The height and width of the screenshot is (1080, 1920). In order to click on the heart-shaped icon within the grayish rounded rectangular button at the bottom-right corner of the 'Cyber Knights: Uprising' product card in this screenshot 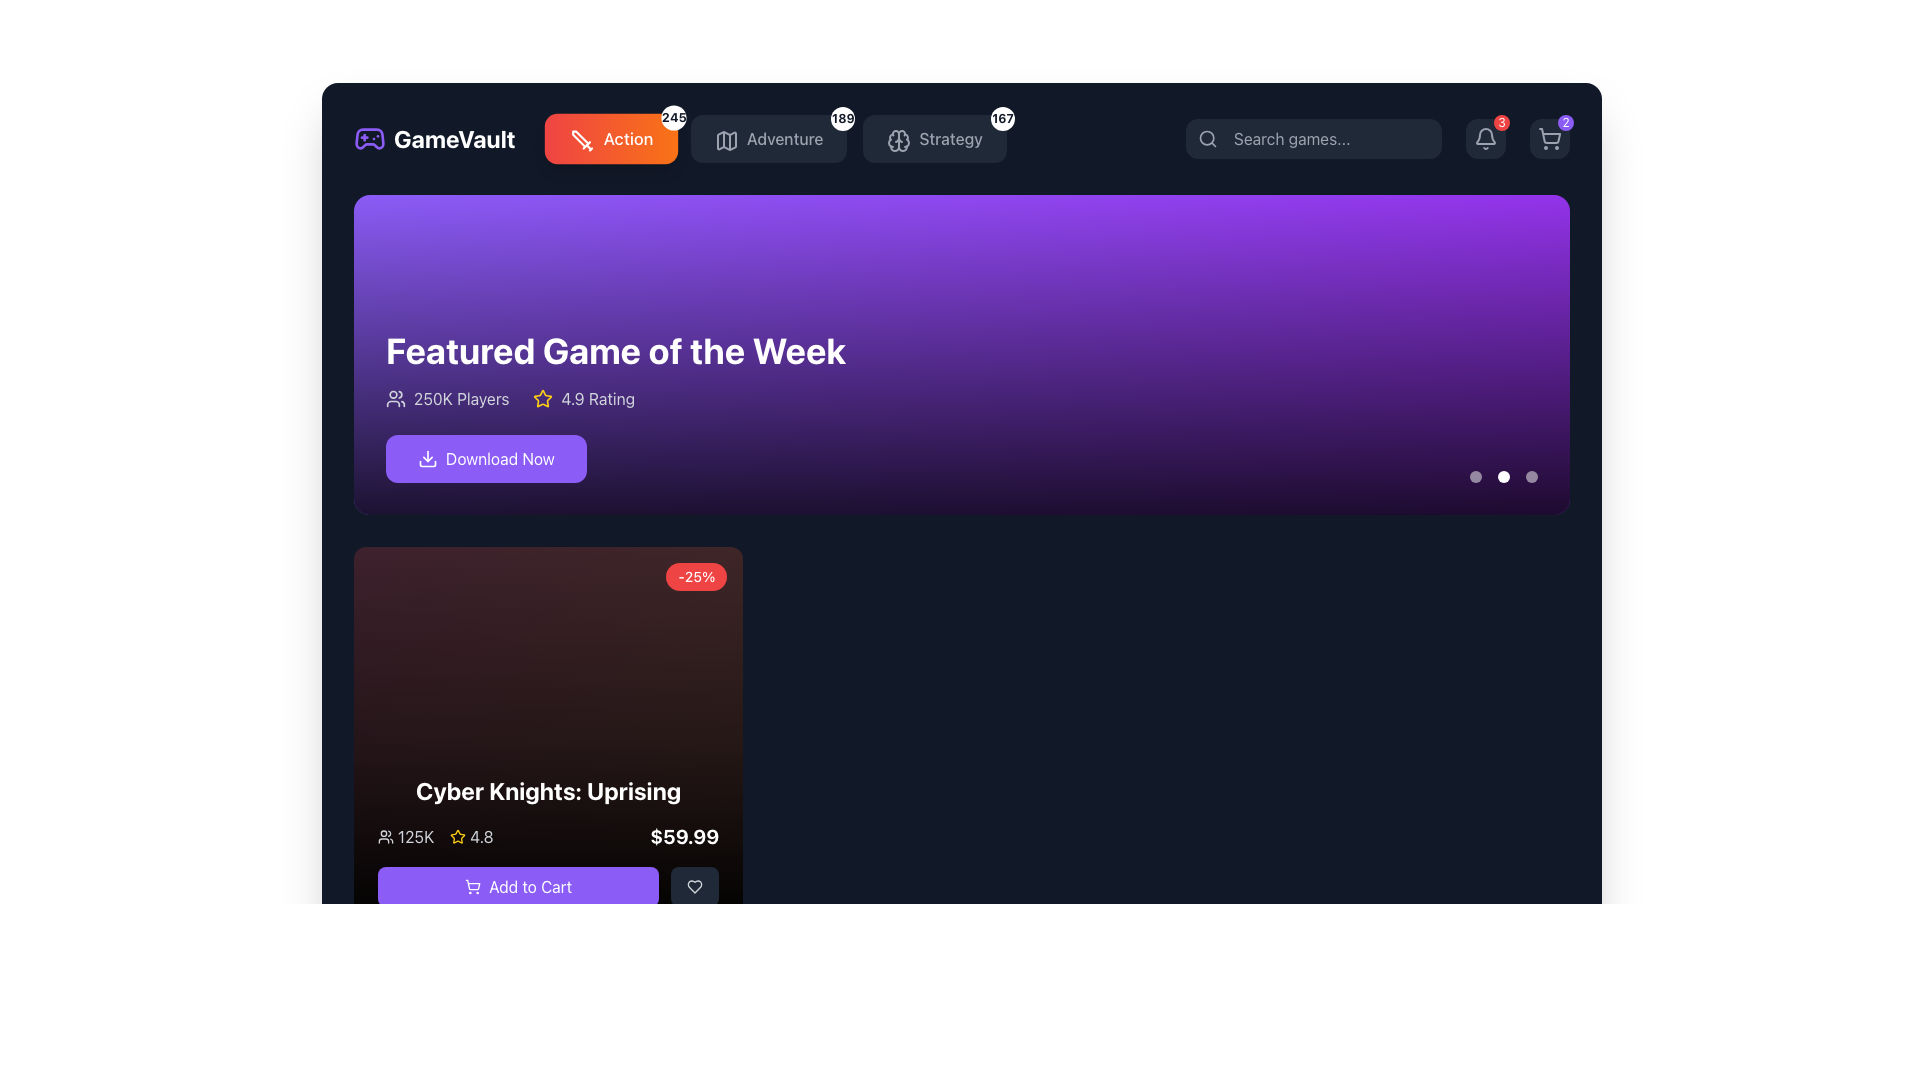, I will do `click(695, 886)`.